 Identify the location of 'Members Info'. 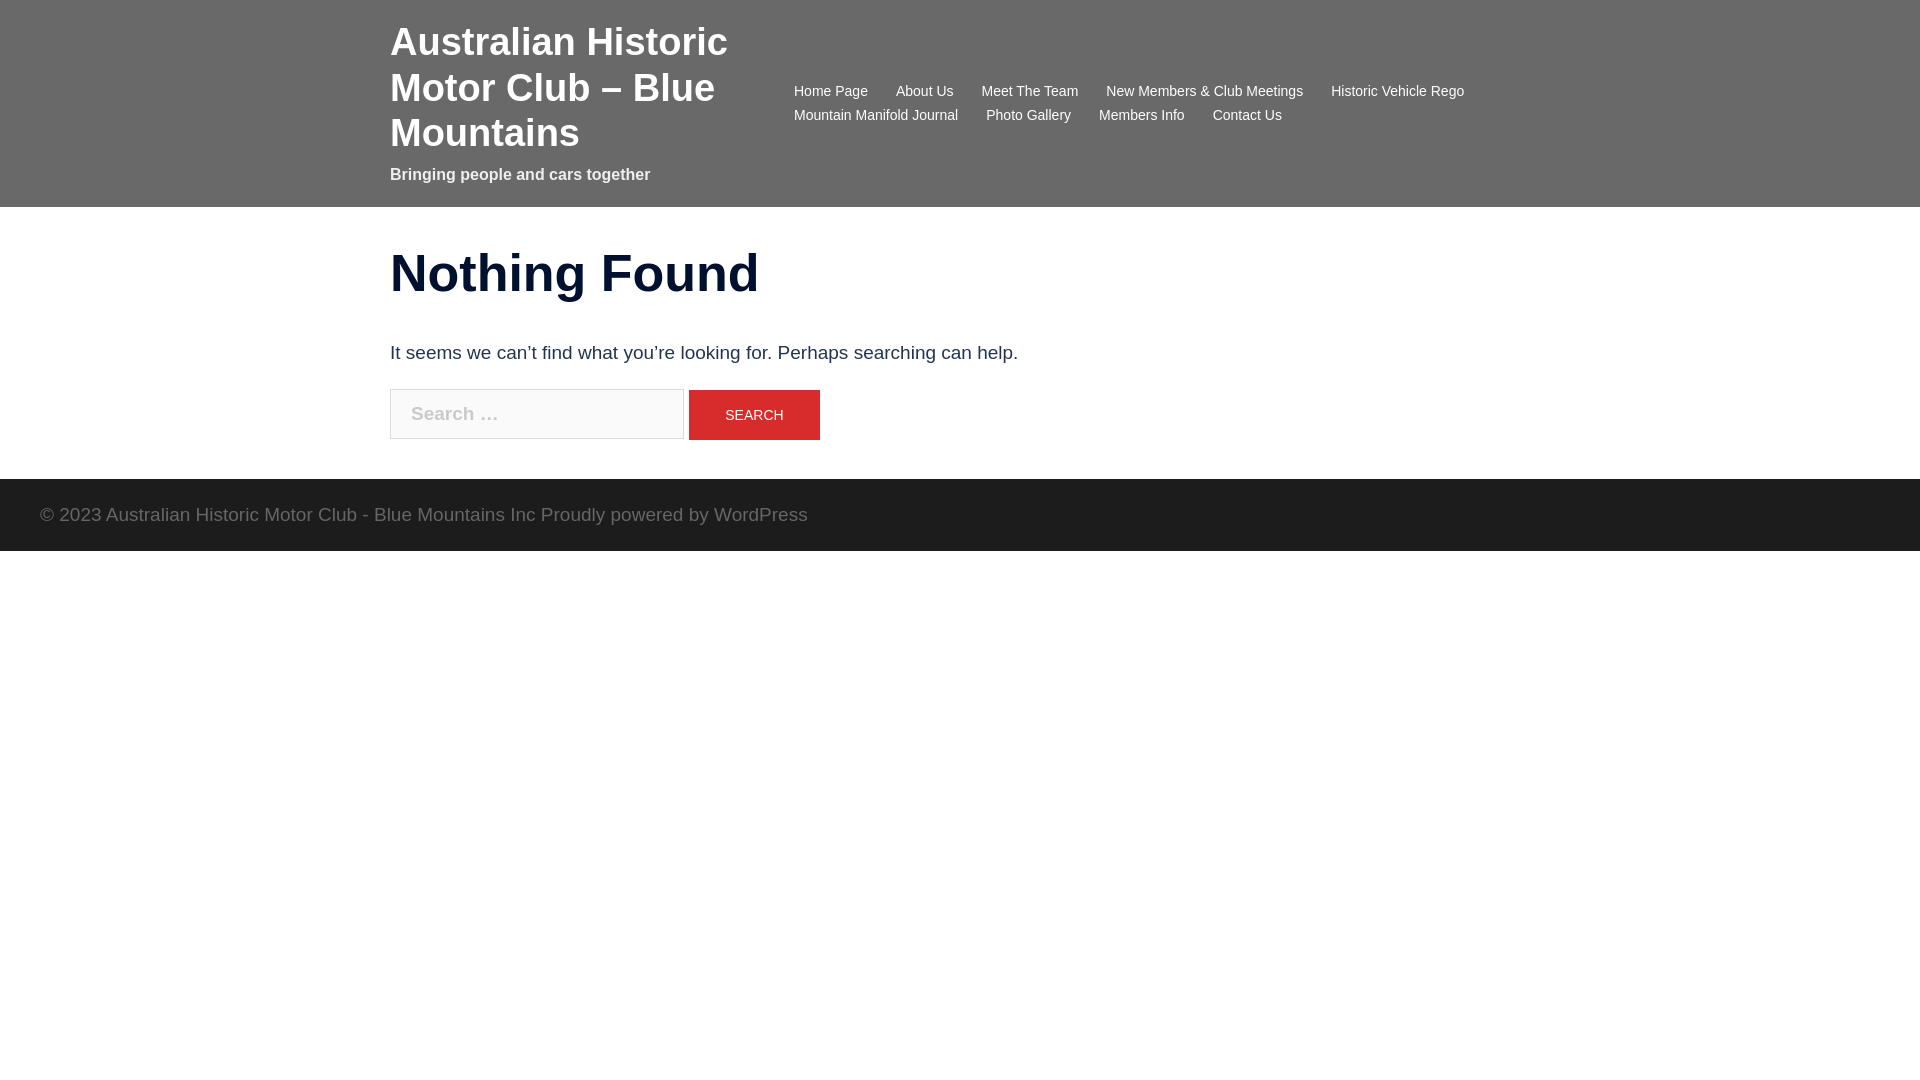
(1098, 115).